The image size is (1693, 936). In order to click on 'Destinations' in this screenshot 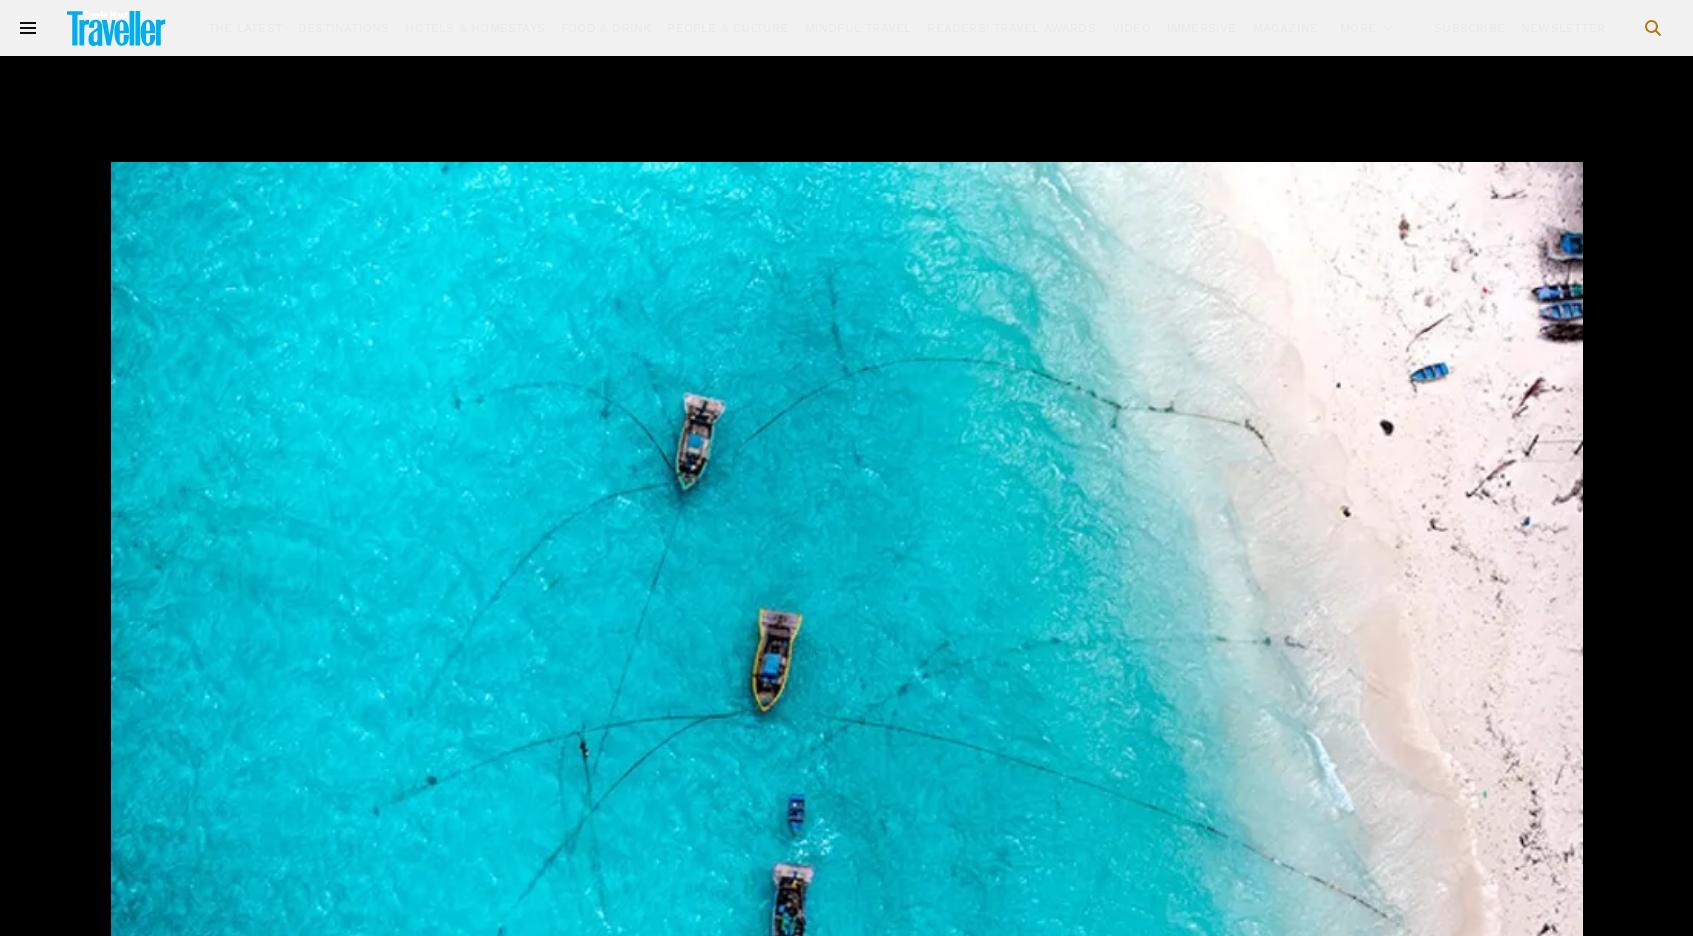, I will do `click(343, 26)`.